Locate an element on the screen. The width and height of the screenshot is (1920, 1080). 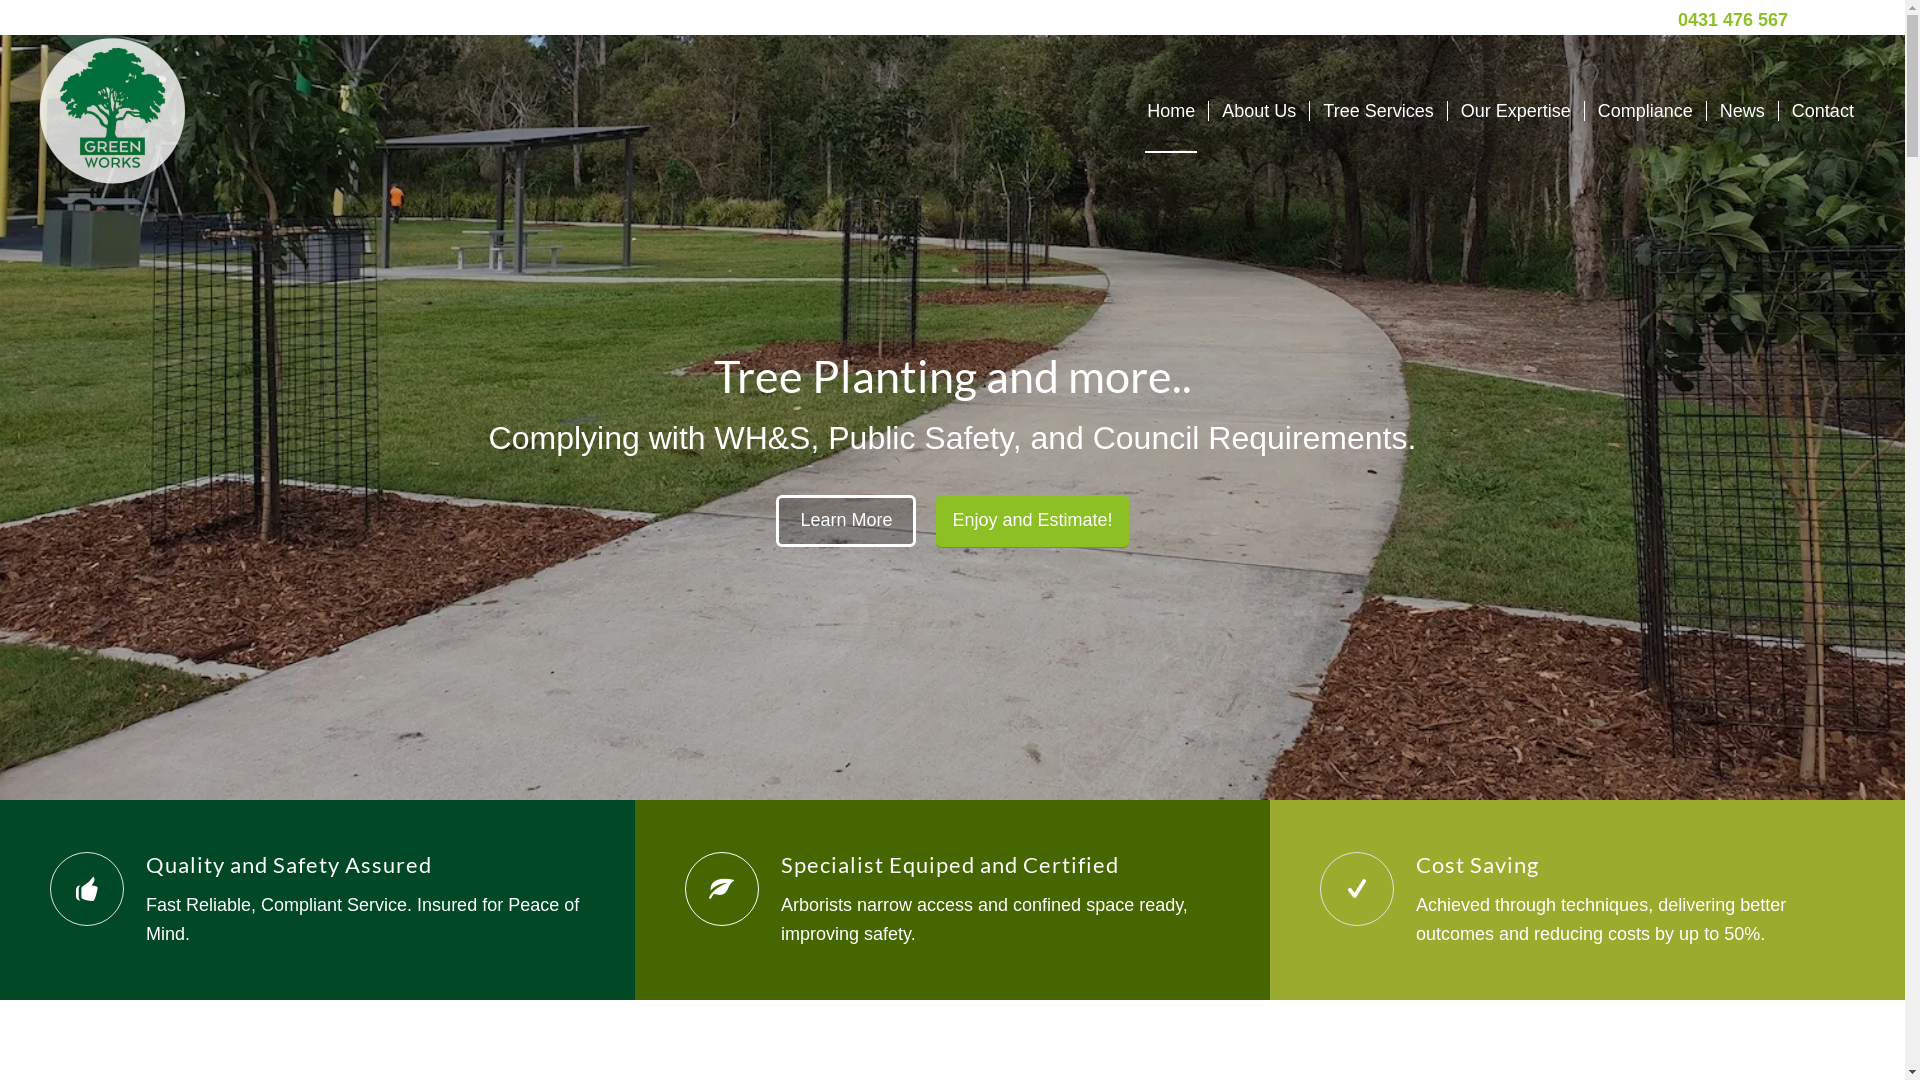
'Quality and Safety Assured' is located at coordinates (144, 863).